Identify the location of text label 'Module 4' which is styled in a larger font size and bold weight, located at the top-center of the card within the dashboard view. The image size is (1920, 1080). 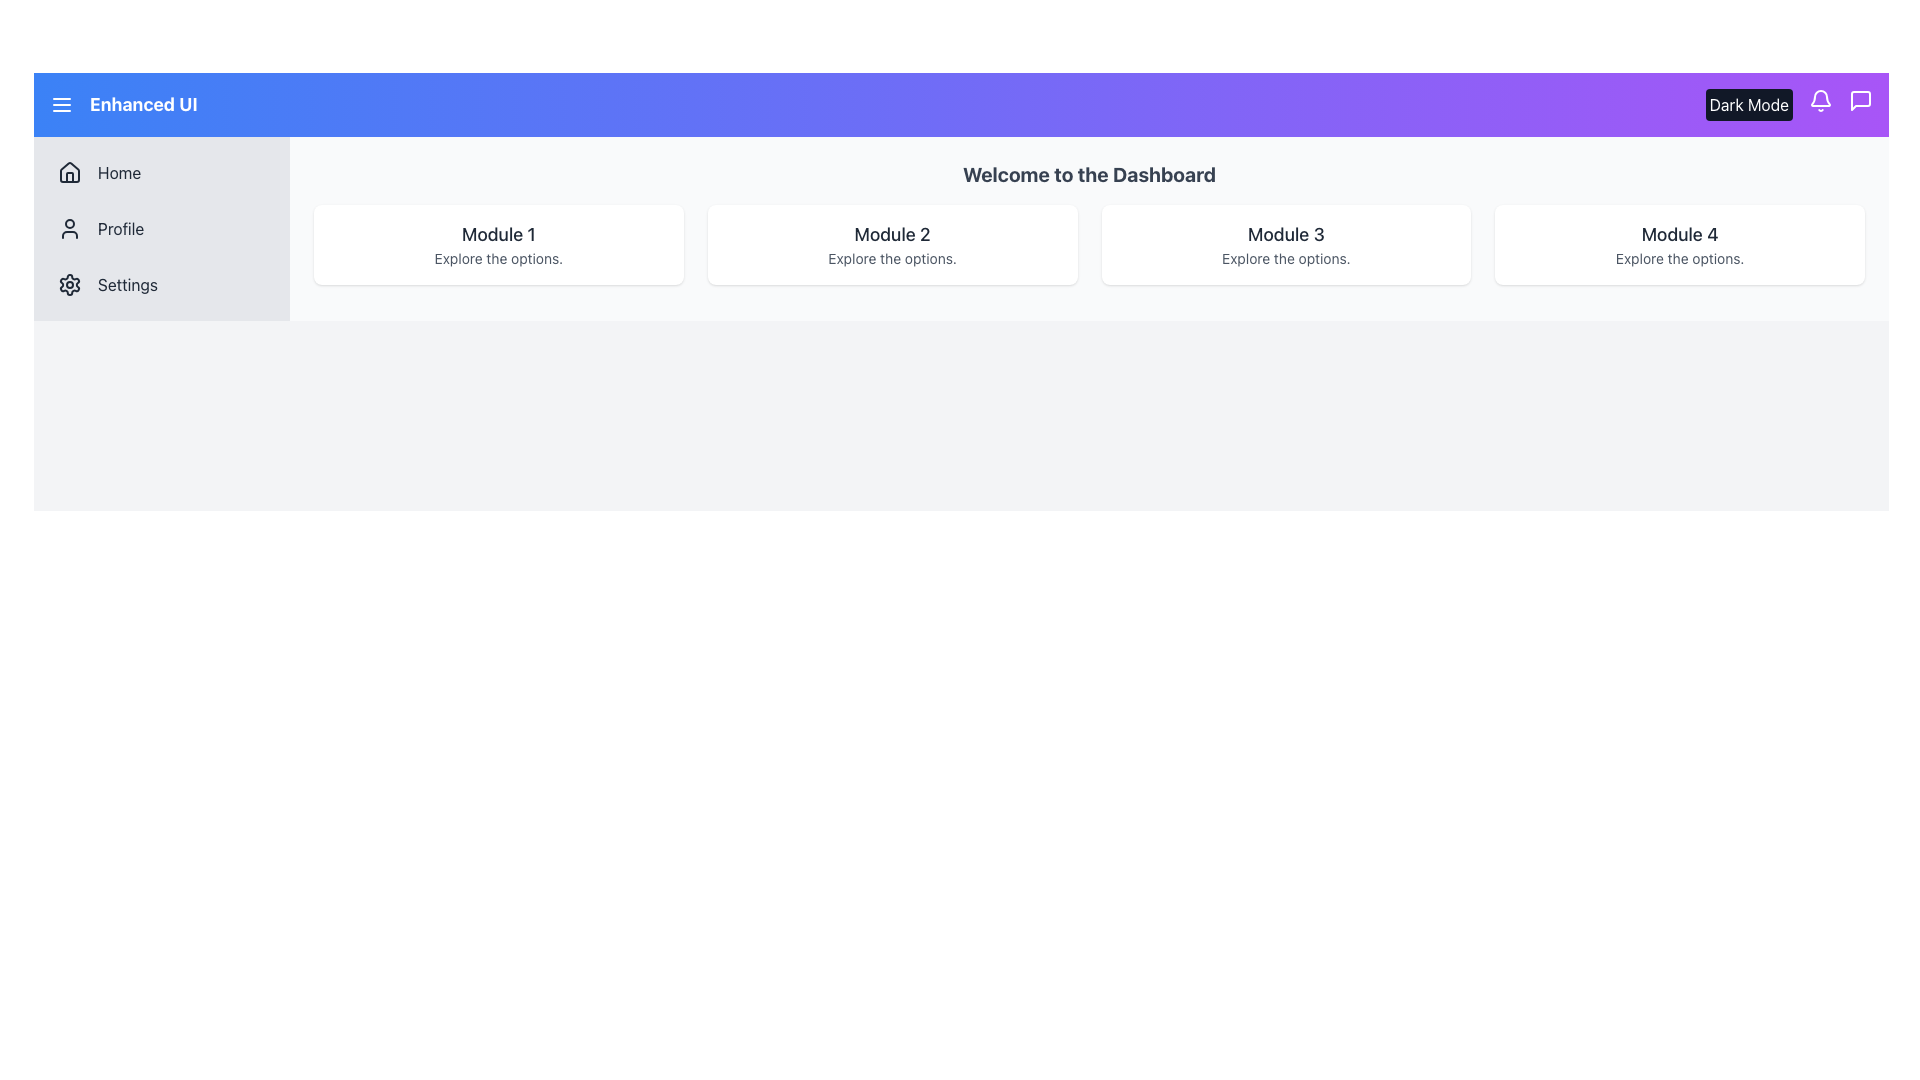
(1680, 234).